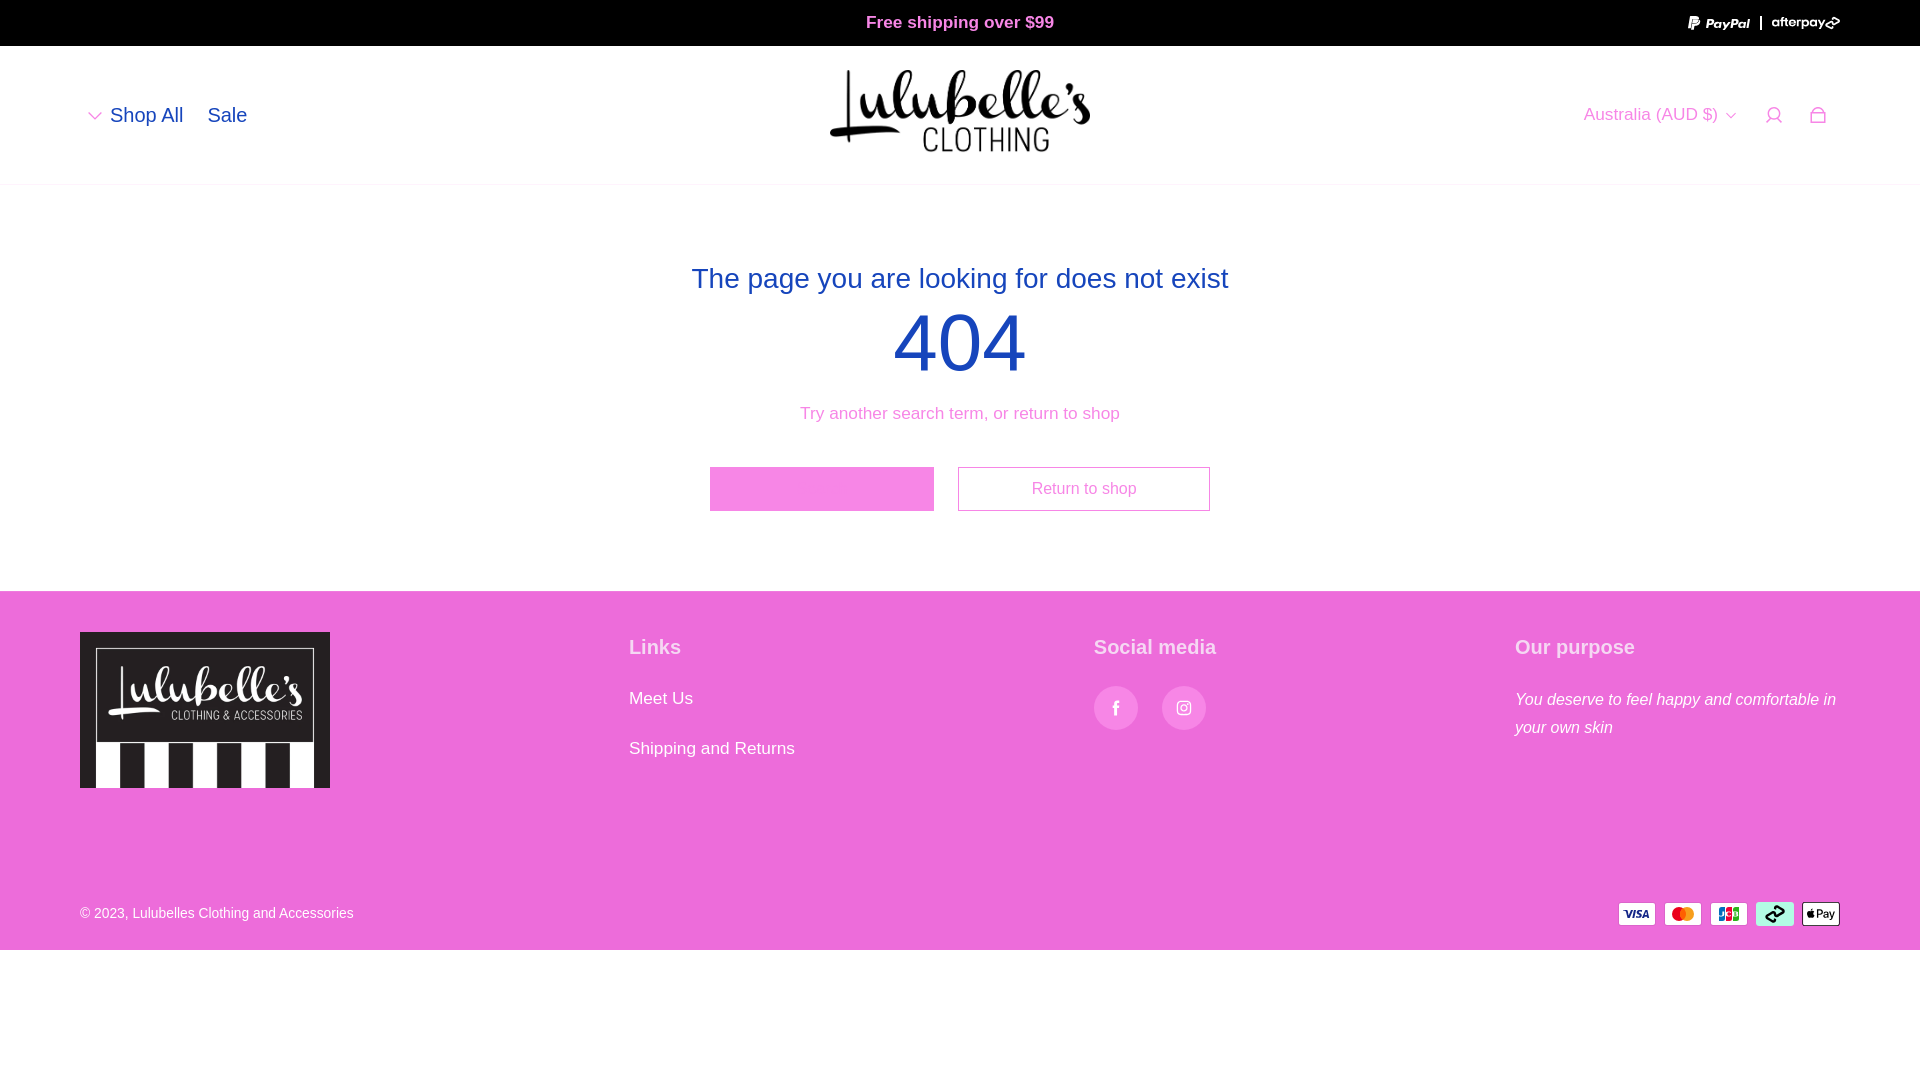 The height and width of the screenshot is (1080, 1920). I want to click on 'Return to shop', so click(1083, 489).